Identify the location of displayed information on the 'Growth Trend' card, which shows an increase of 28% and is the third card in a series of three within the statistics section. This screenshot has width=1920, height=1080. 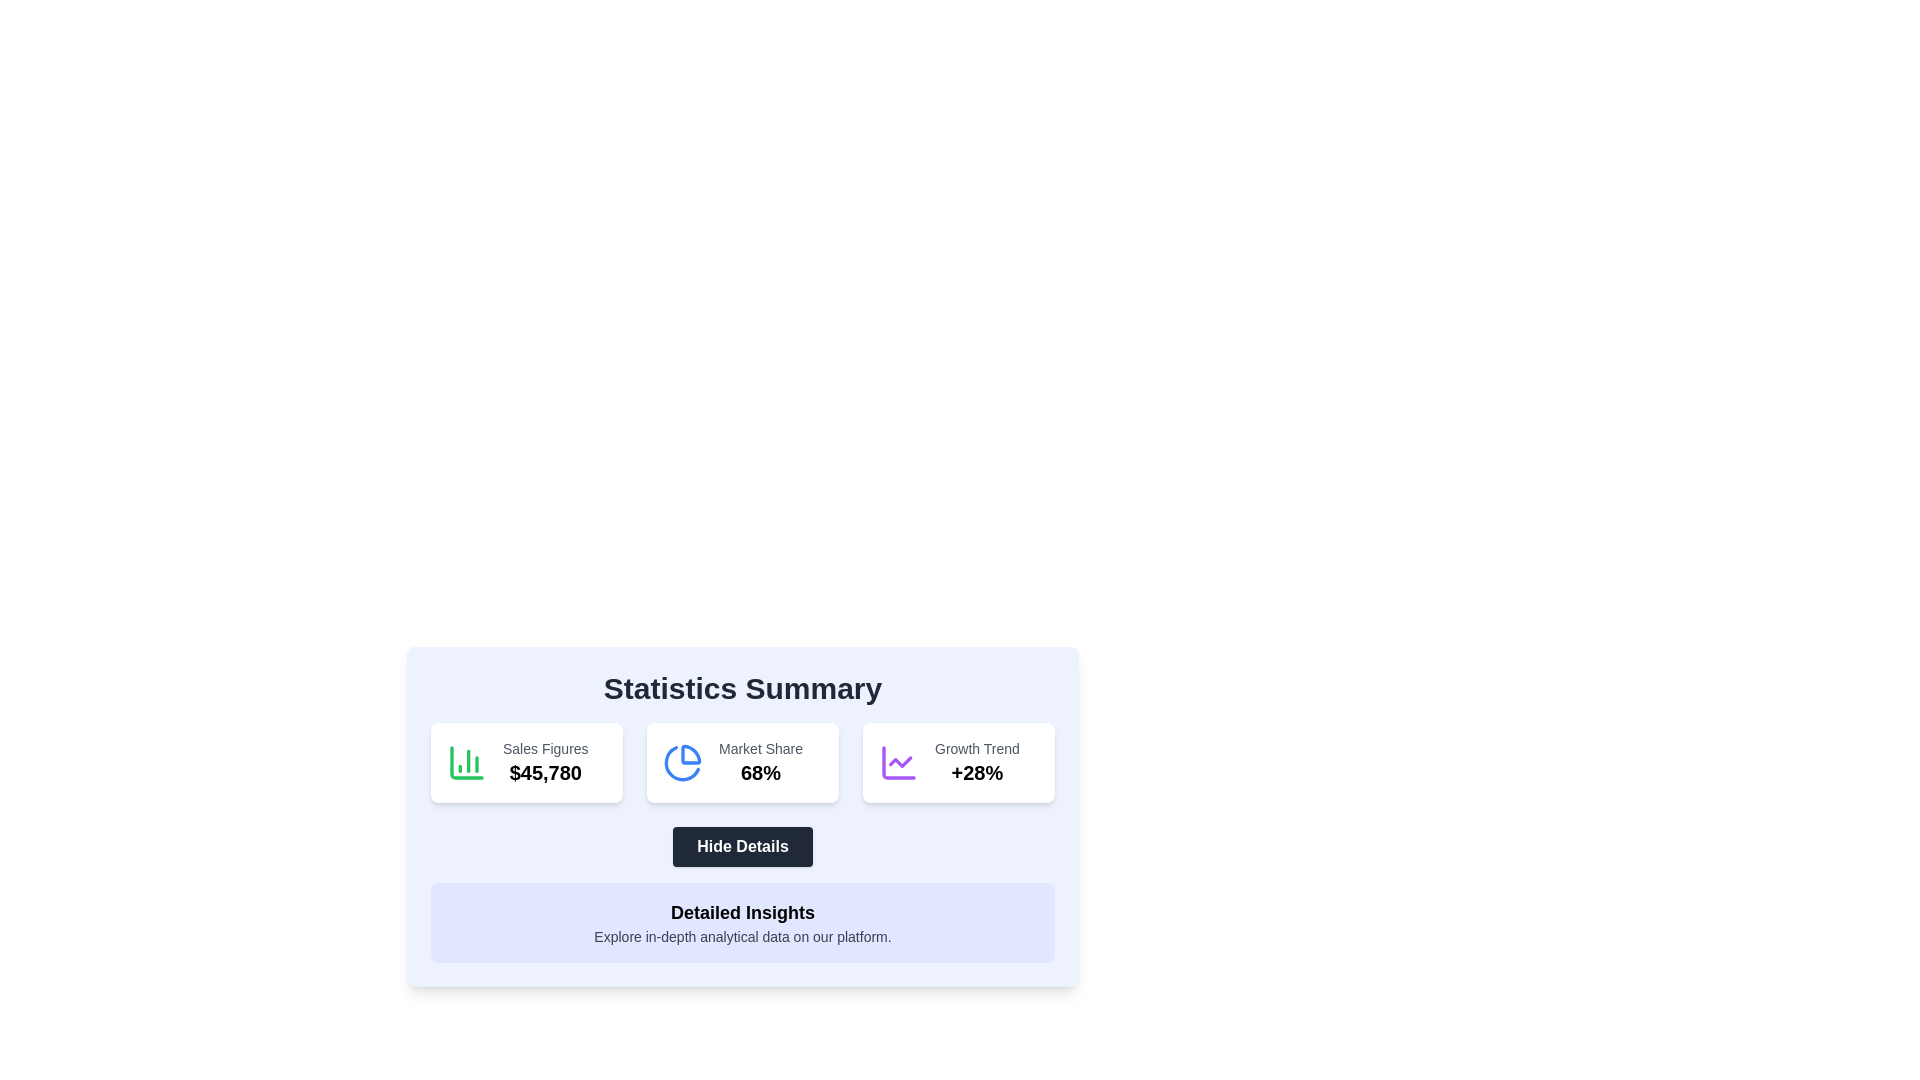
(958, 763).